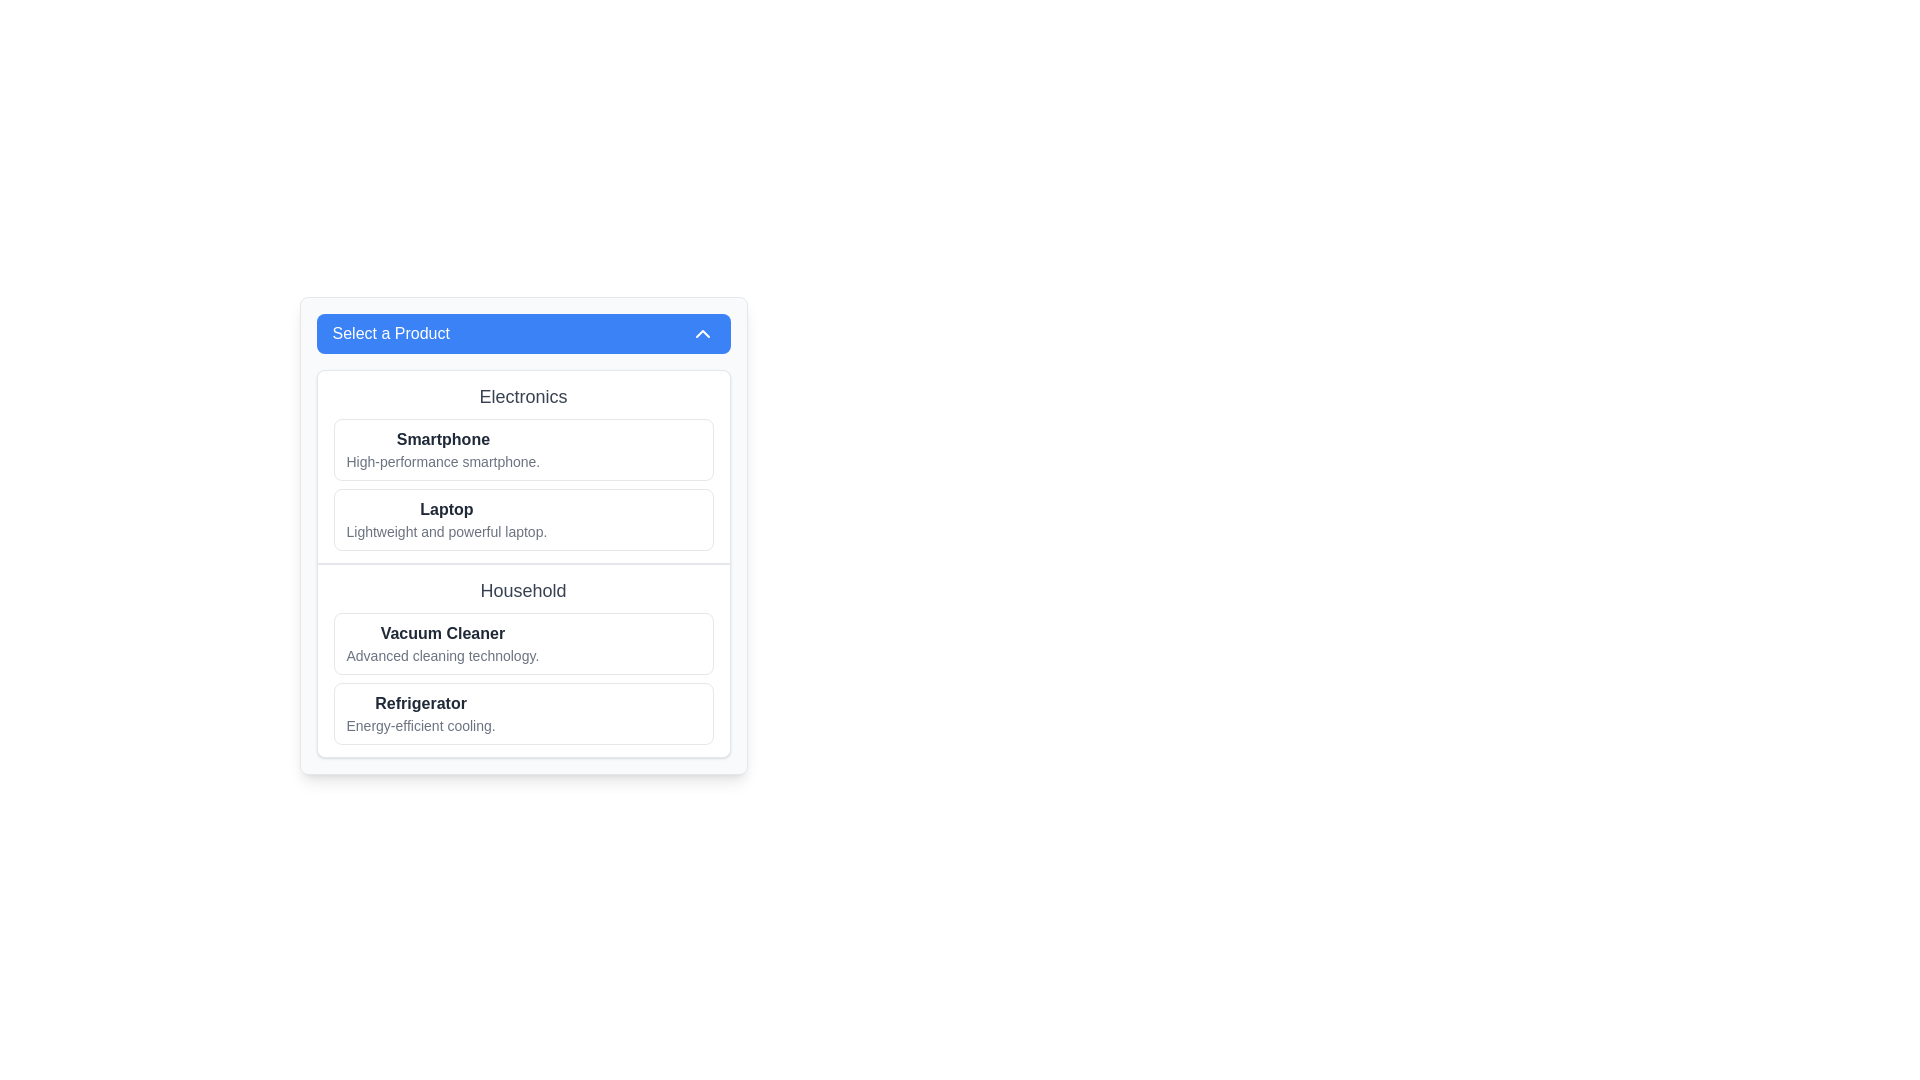 This screenshot has height=1080, width=1920. Describe the element at coordinates (441, 633) in the screenshot. I see `the bold text label 'Vacuum Cleaner' located at the top of the rectangular section under the 'Household' category` at that location.